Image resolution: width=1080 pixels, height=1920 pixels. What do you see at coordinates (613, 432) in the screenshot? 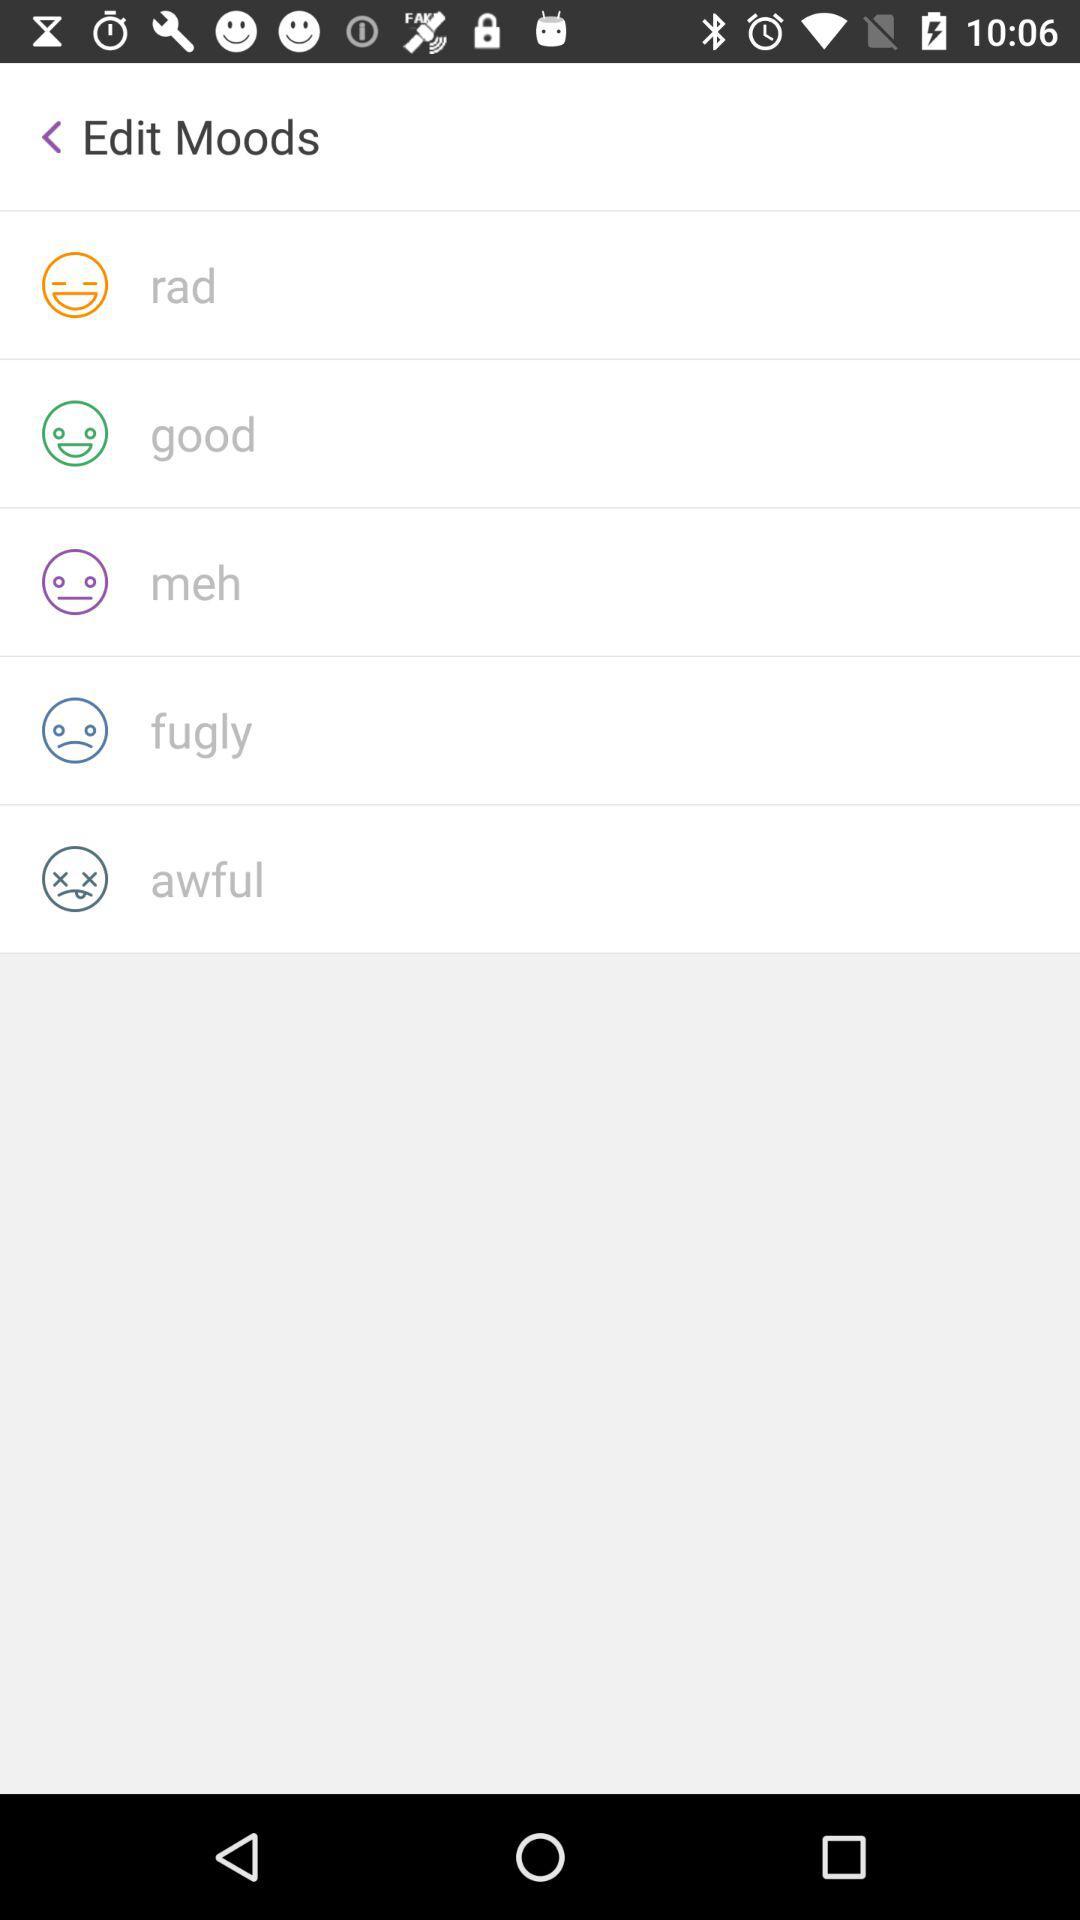
I see `mood` at bounding box center [613, 432].